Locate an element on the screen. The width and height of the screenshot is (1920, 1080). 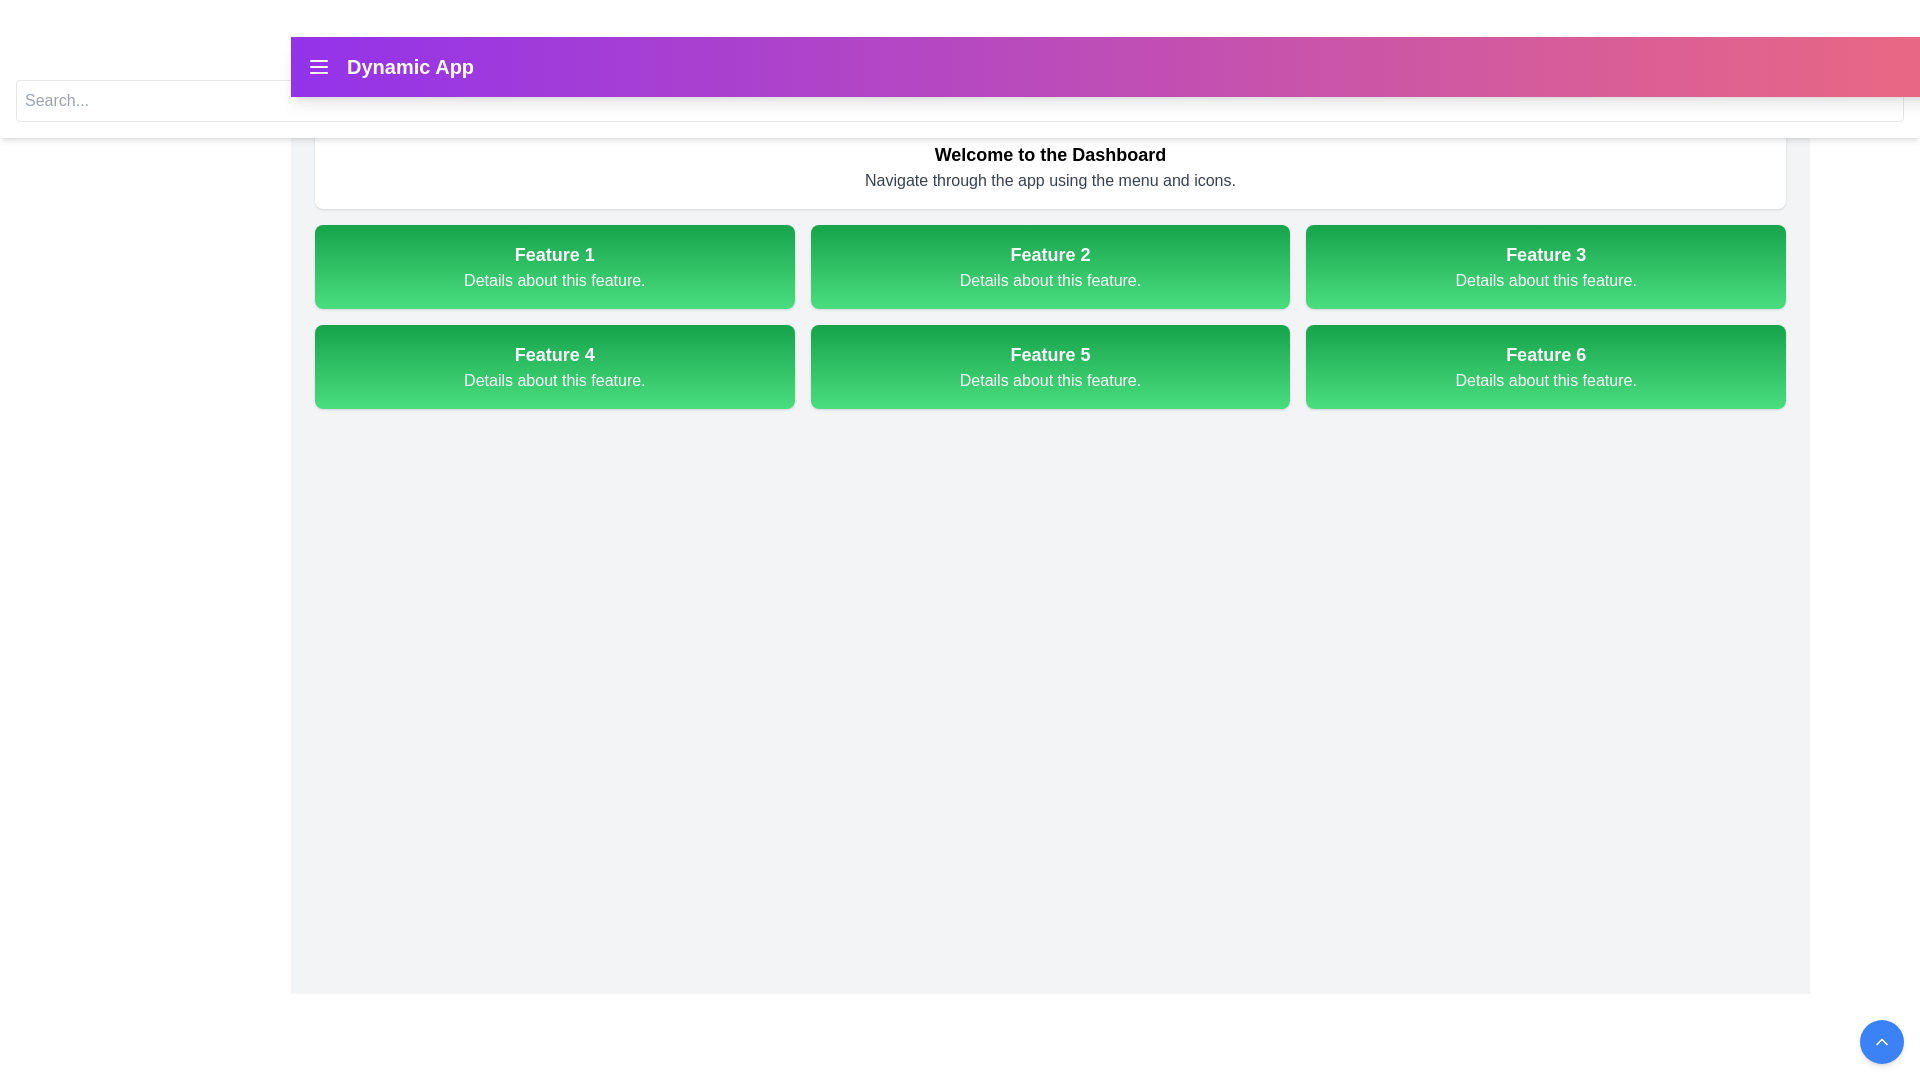
the non-interactive descriptive element labeled 'Feature 3' with a green gradient background and two lines of white text is located at coordinates (1545, 265).